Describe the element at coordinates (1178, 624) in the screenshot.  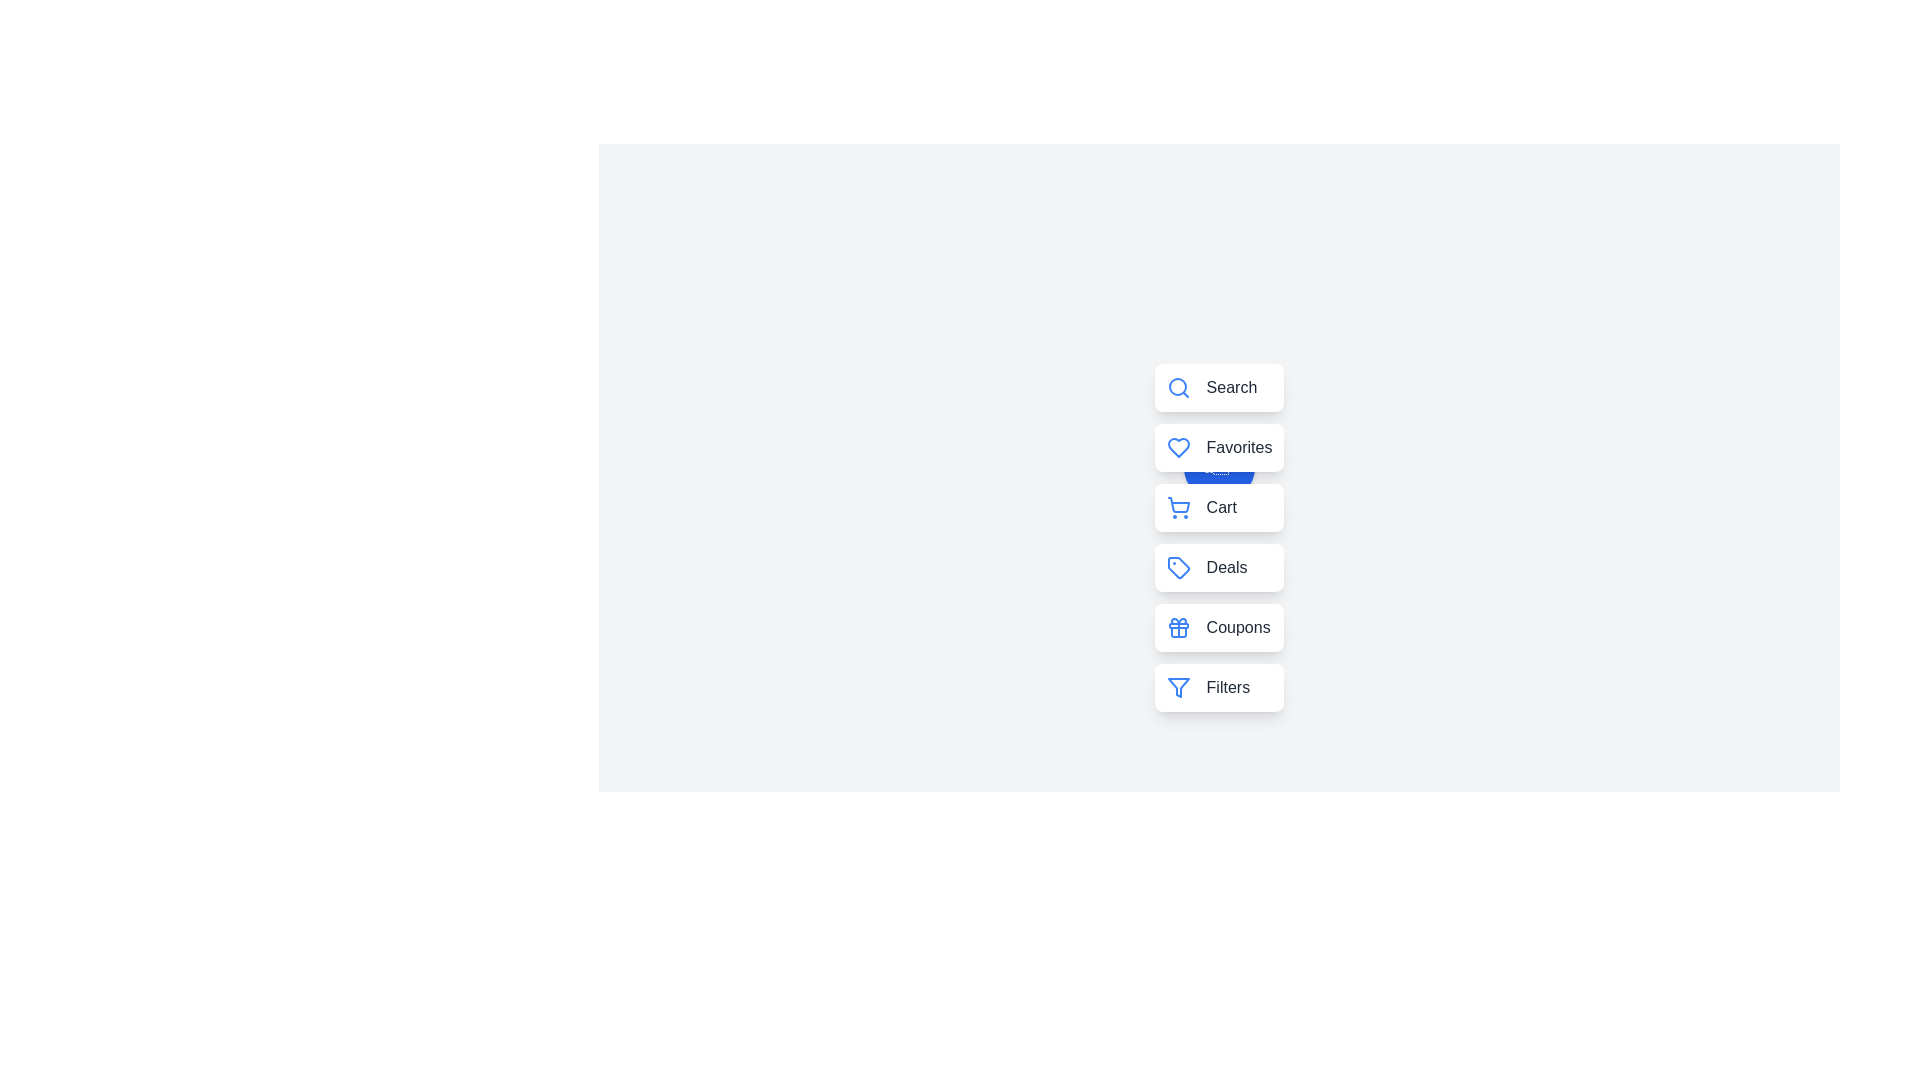
I see `the decorative rectangular element styled as a horizontal bar within the gift box icon, located below the top portion of the icon adjacent to the 'Coupons' label` at that location.